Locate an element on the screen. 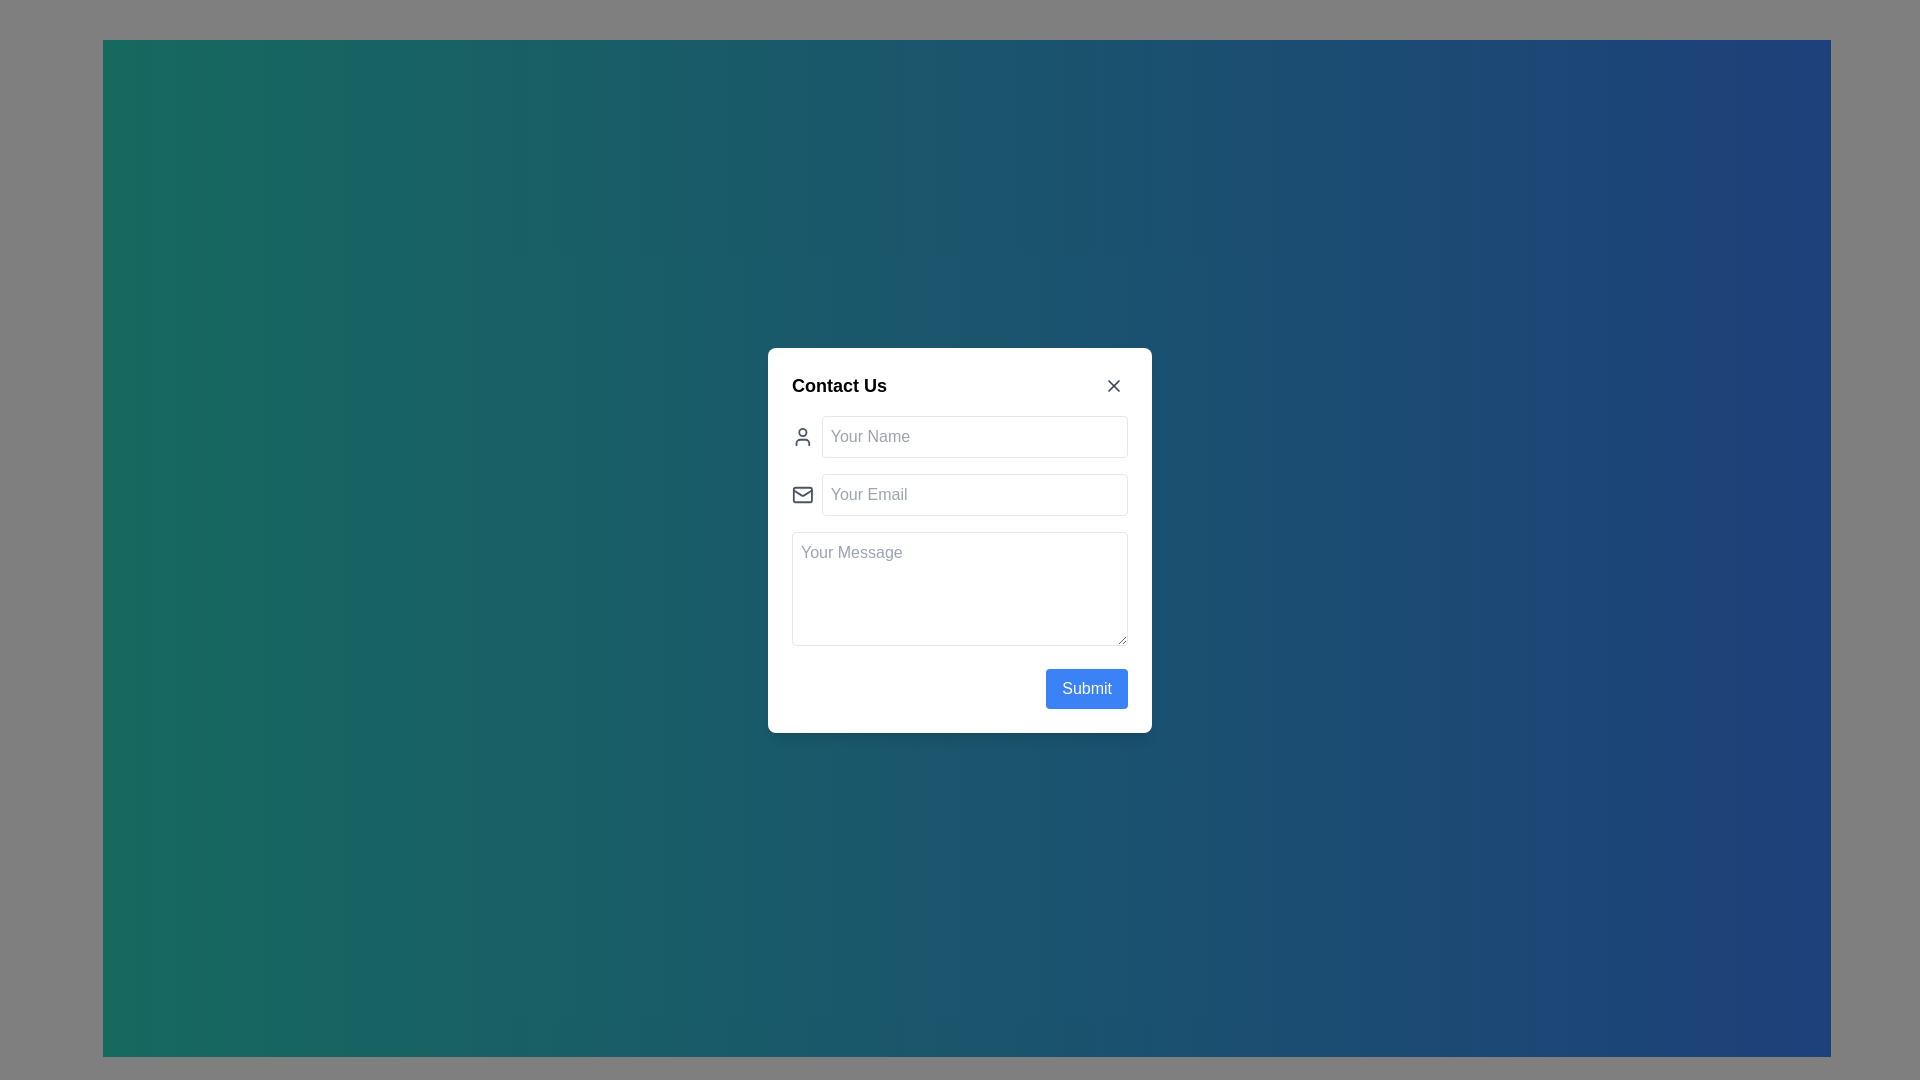  the close icon button located in the top-right corner of the dialog box to observe the hover-style change is located at coordinates (1112, 385).